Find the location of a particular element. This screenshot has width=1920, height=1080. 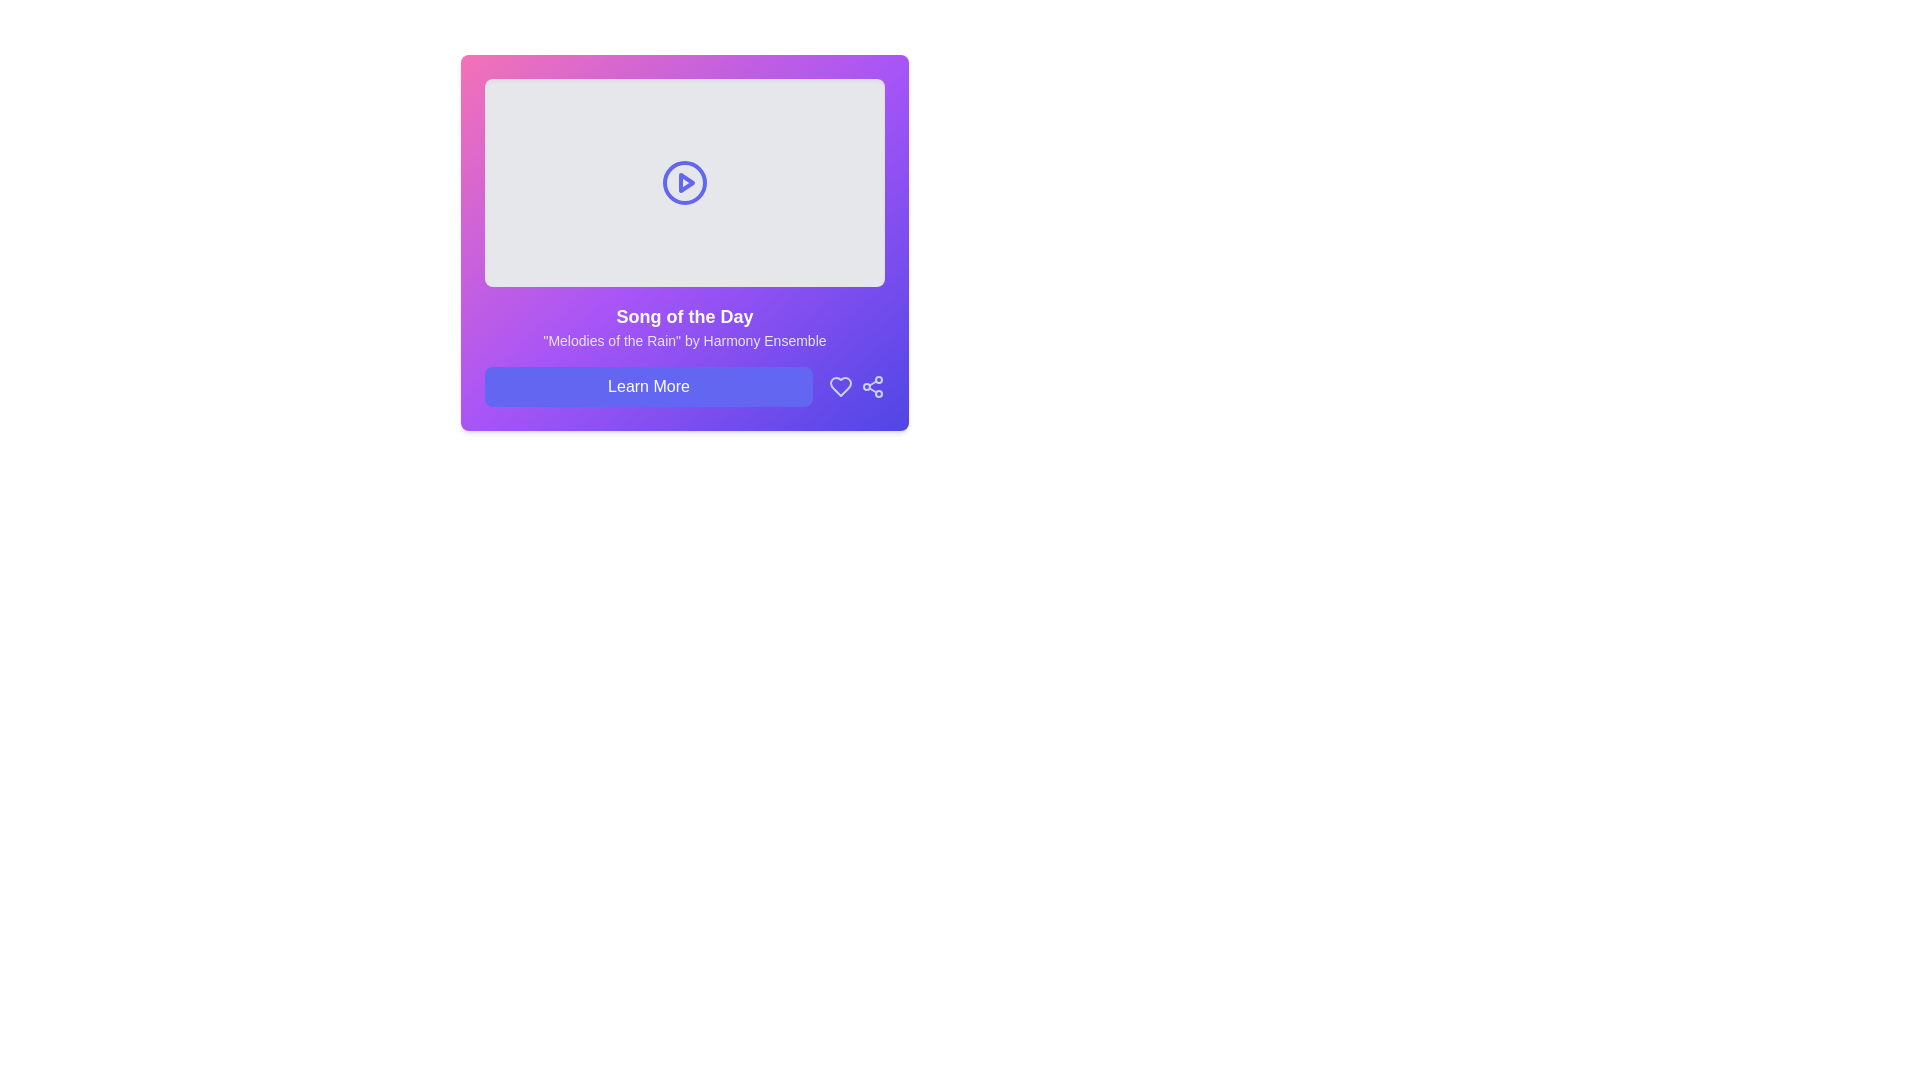

the static text displaying "Melodies of the Rain" by Harmony Ensemble, which is located below the bold title "Song of the Day" and is centered in a card-like layout with a gradient purple background is located at coordinates (685, 339).